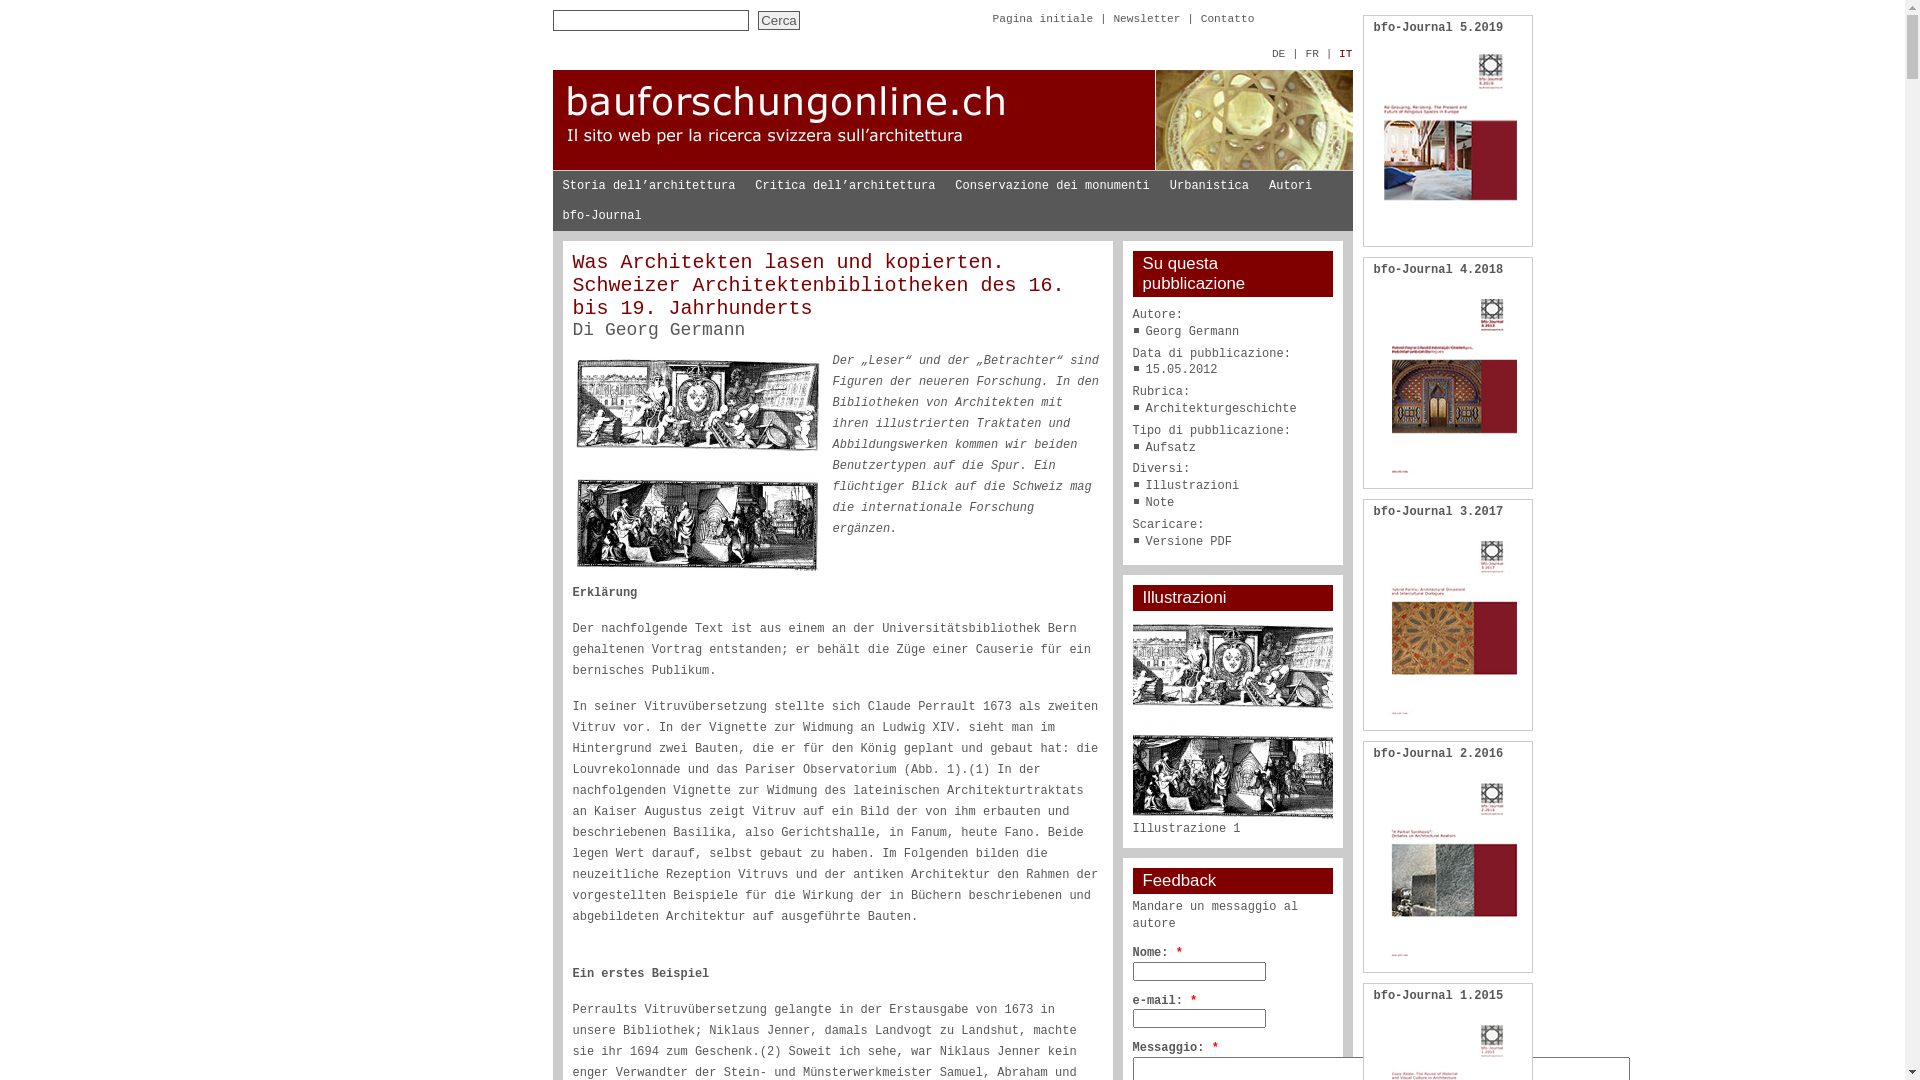  I want to click on 'Illustrazioni', so click(1146, 486).